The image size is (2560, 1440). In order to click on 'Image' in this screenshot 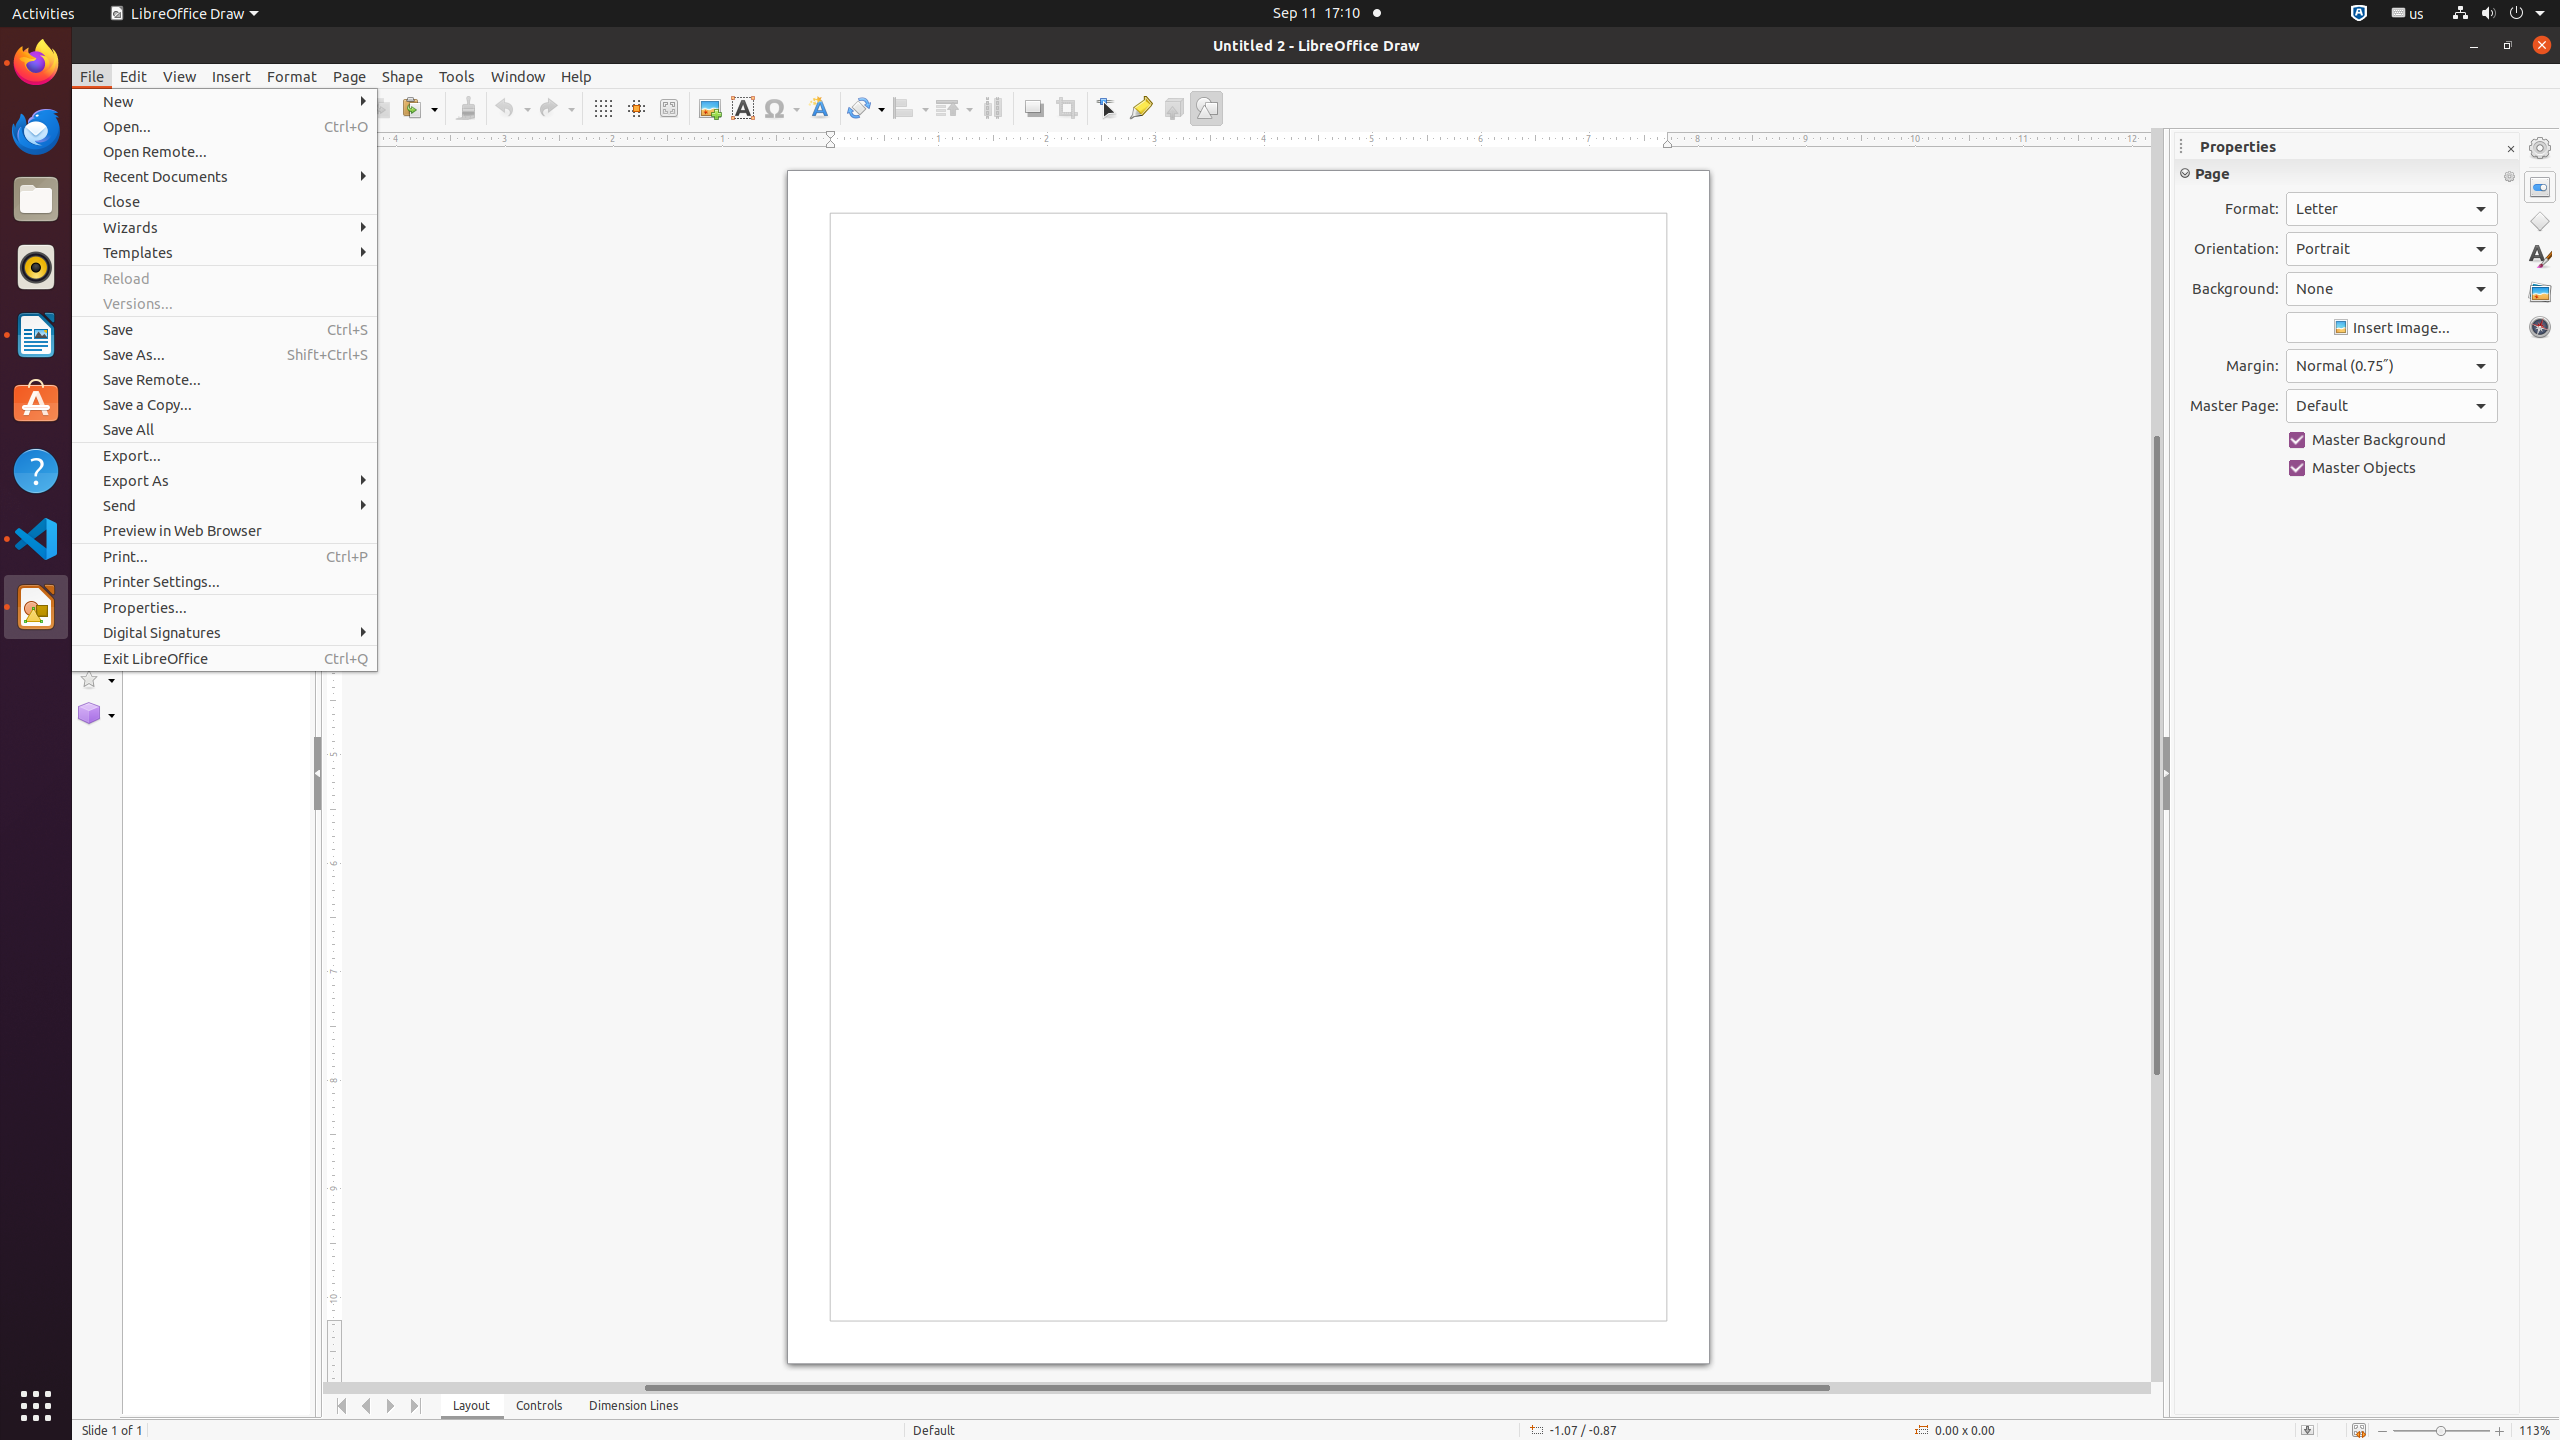, I will do `click(709, 107)`.